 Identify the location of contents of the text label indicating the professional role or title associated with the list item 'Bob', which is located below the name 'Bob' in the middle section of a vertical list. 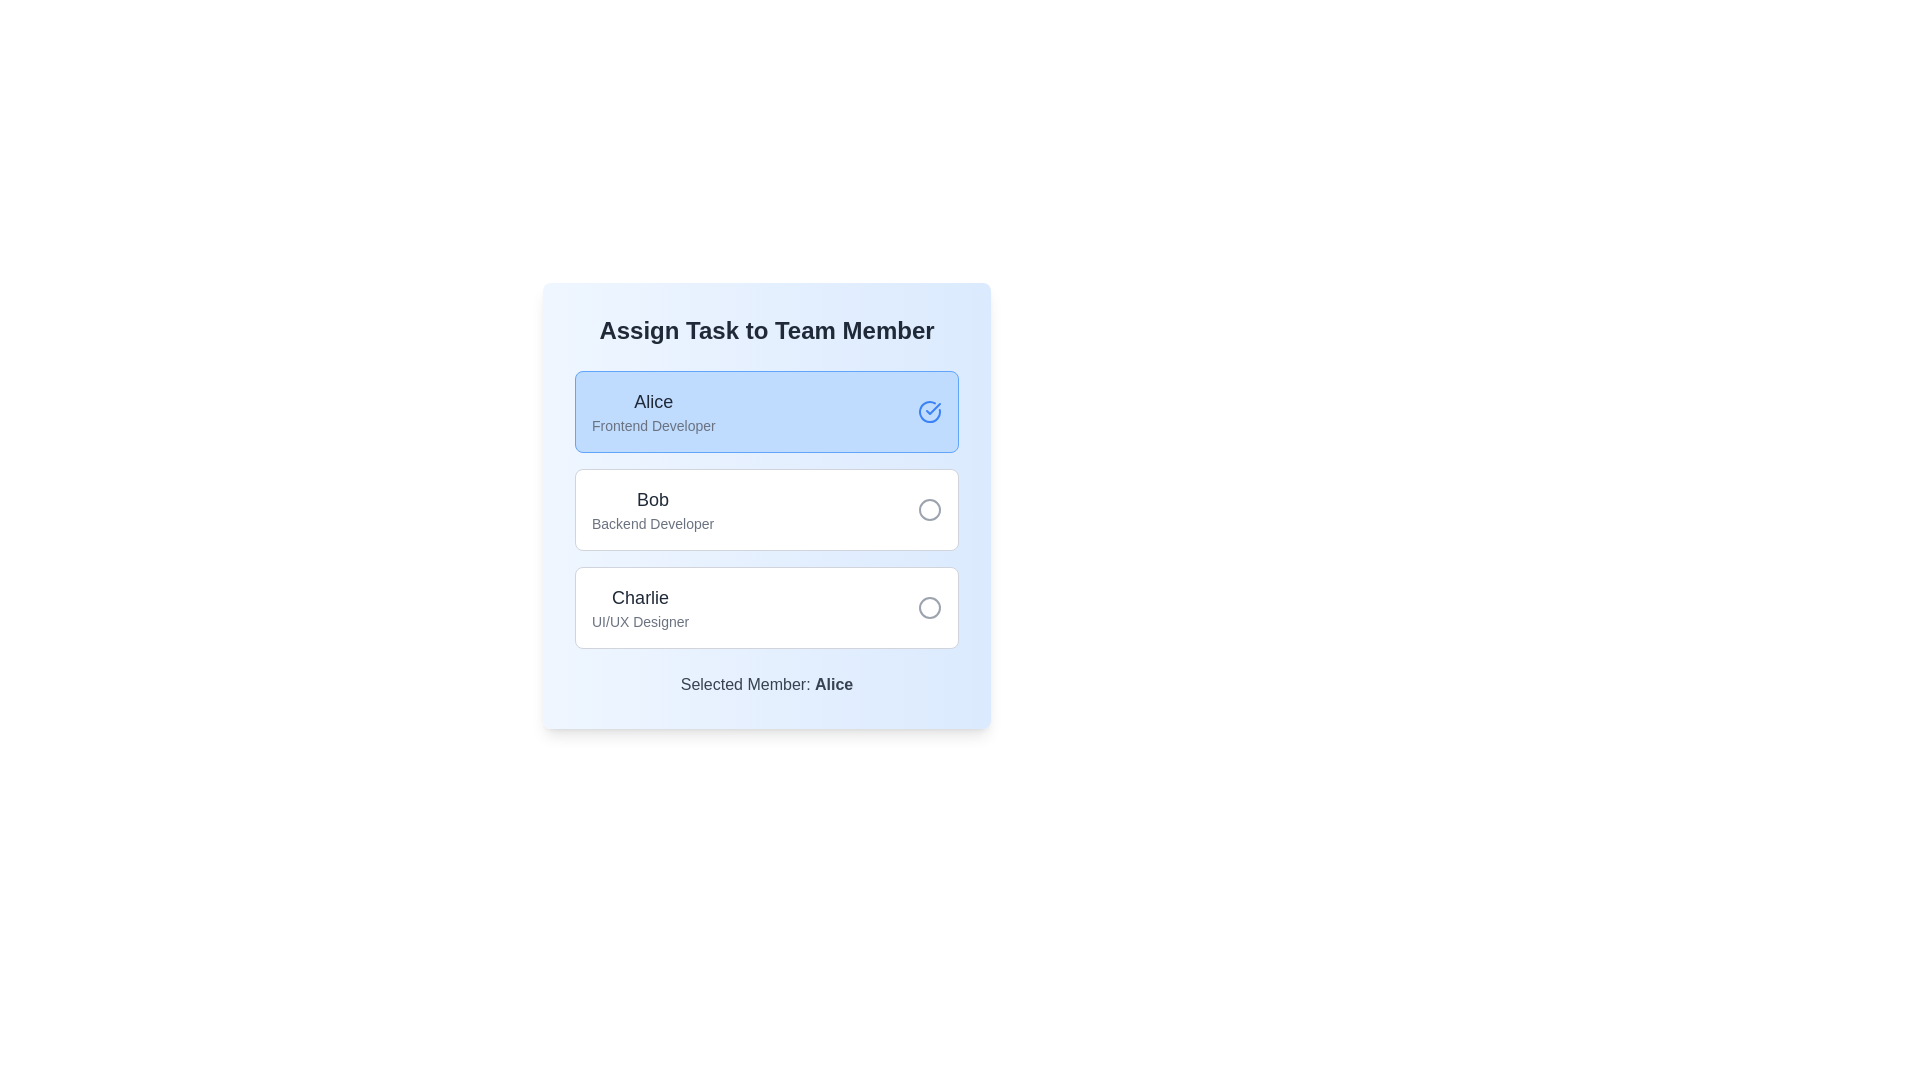
(653, 523).